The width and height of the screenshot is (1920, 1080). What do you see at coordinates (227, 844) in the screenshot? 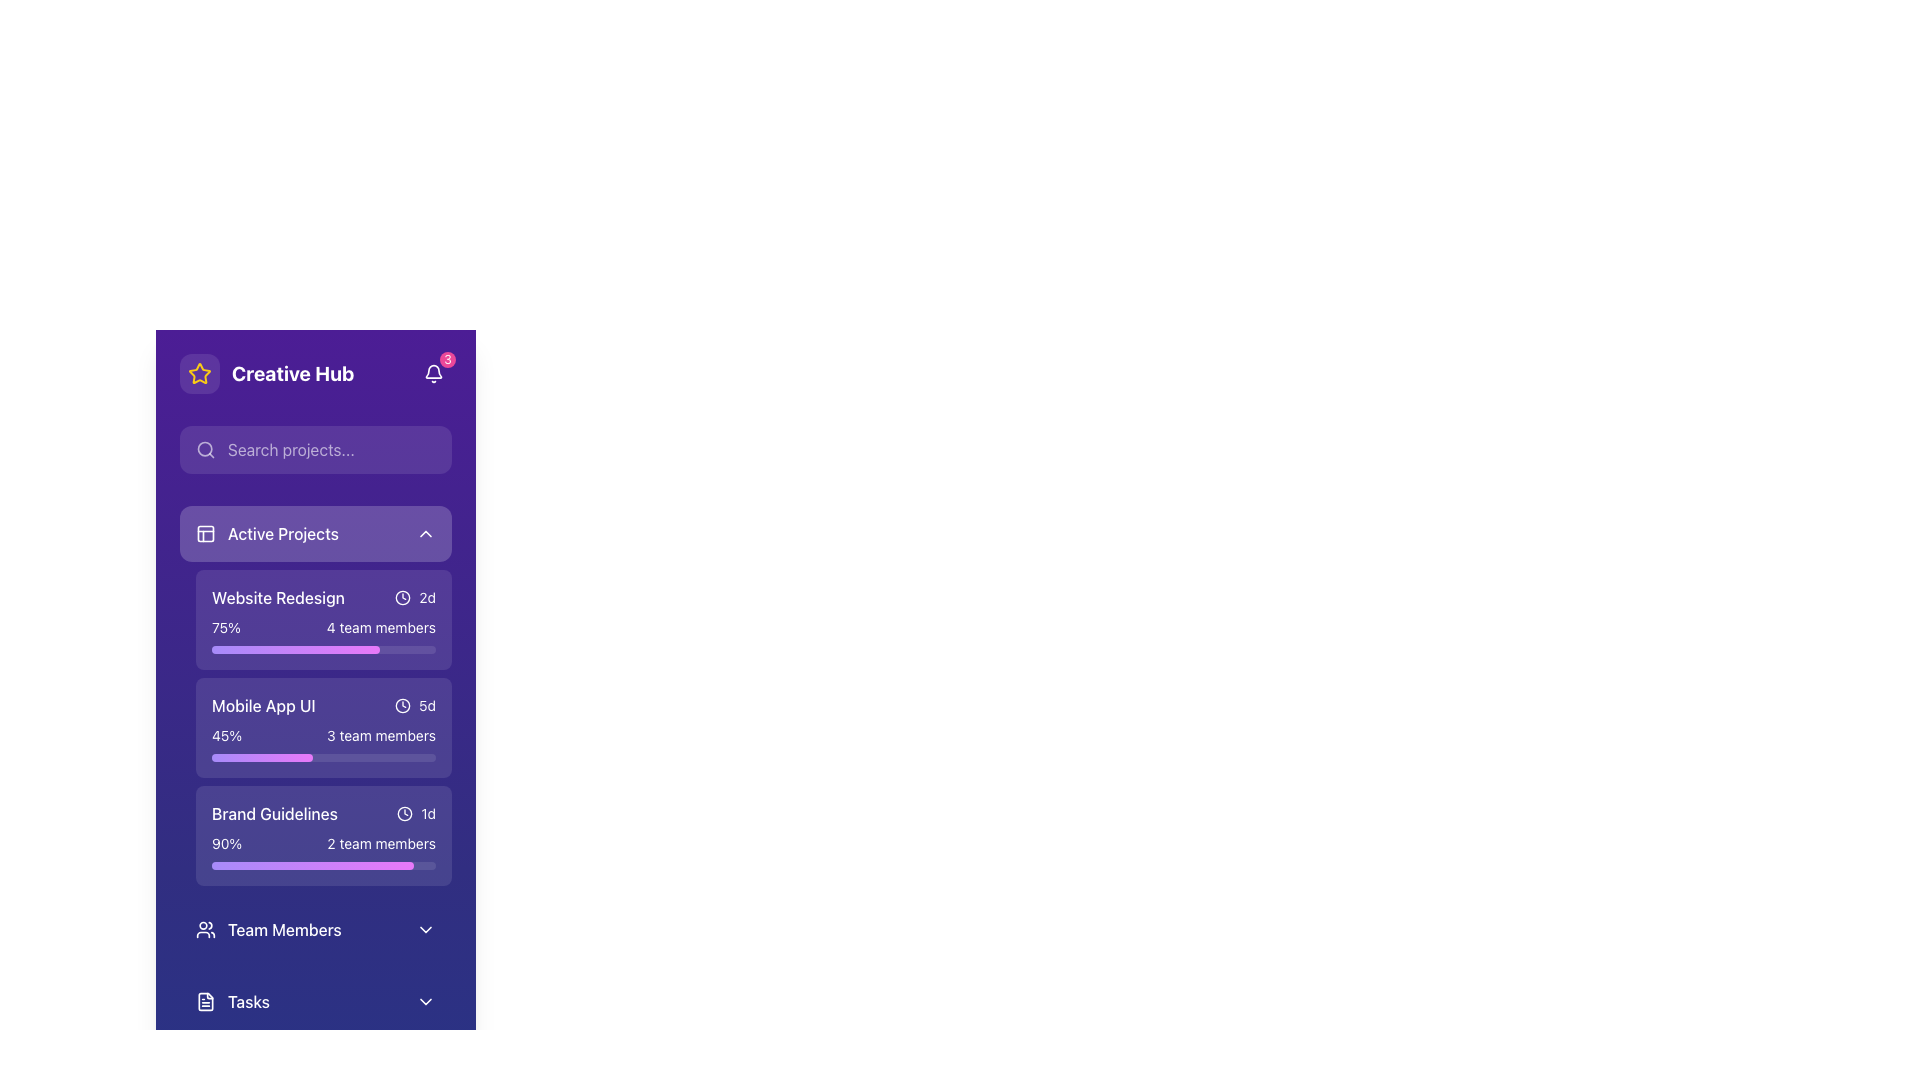
I see `the text label displaying the percentage completion of the 'Brand Guidelines' task, located in the 'Active Projects' section, near the top-left and separated from '2 team members'` at bounding box center [227, 844].